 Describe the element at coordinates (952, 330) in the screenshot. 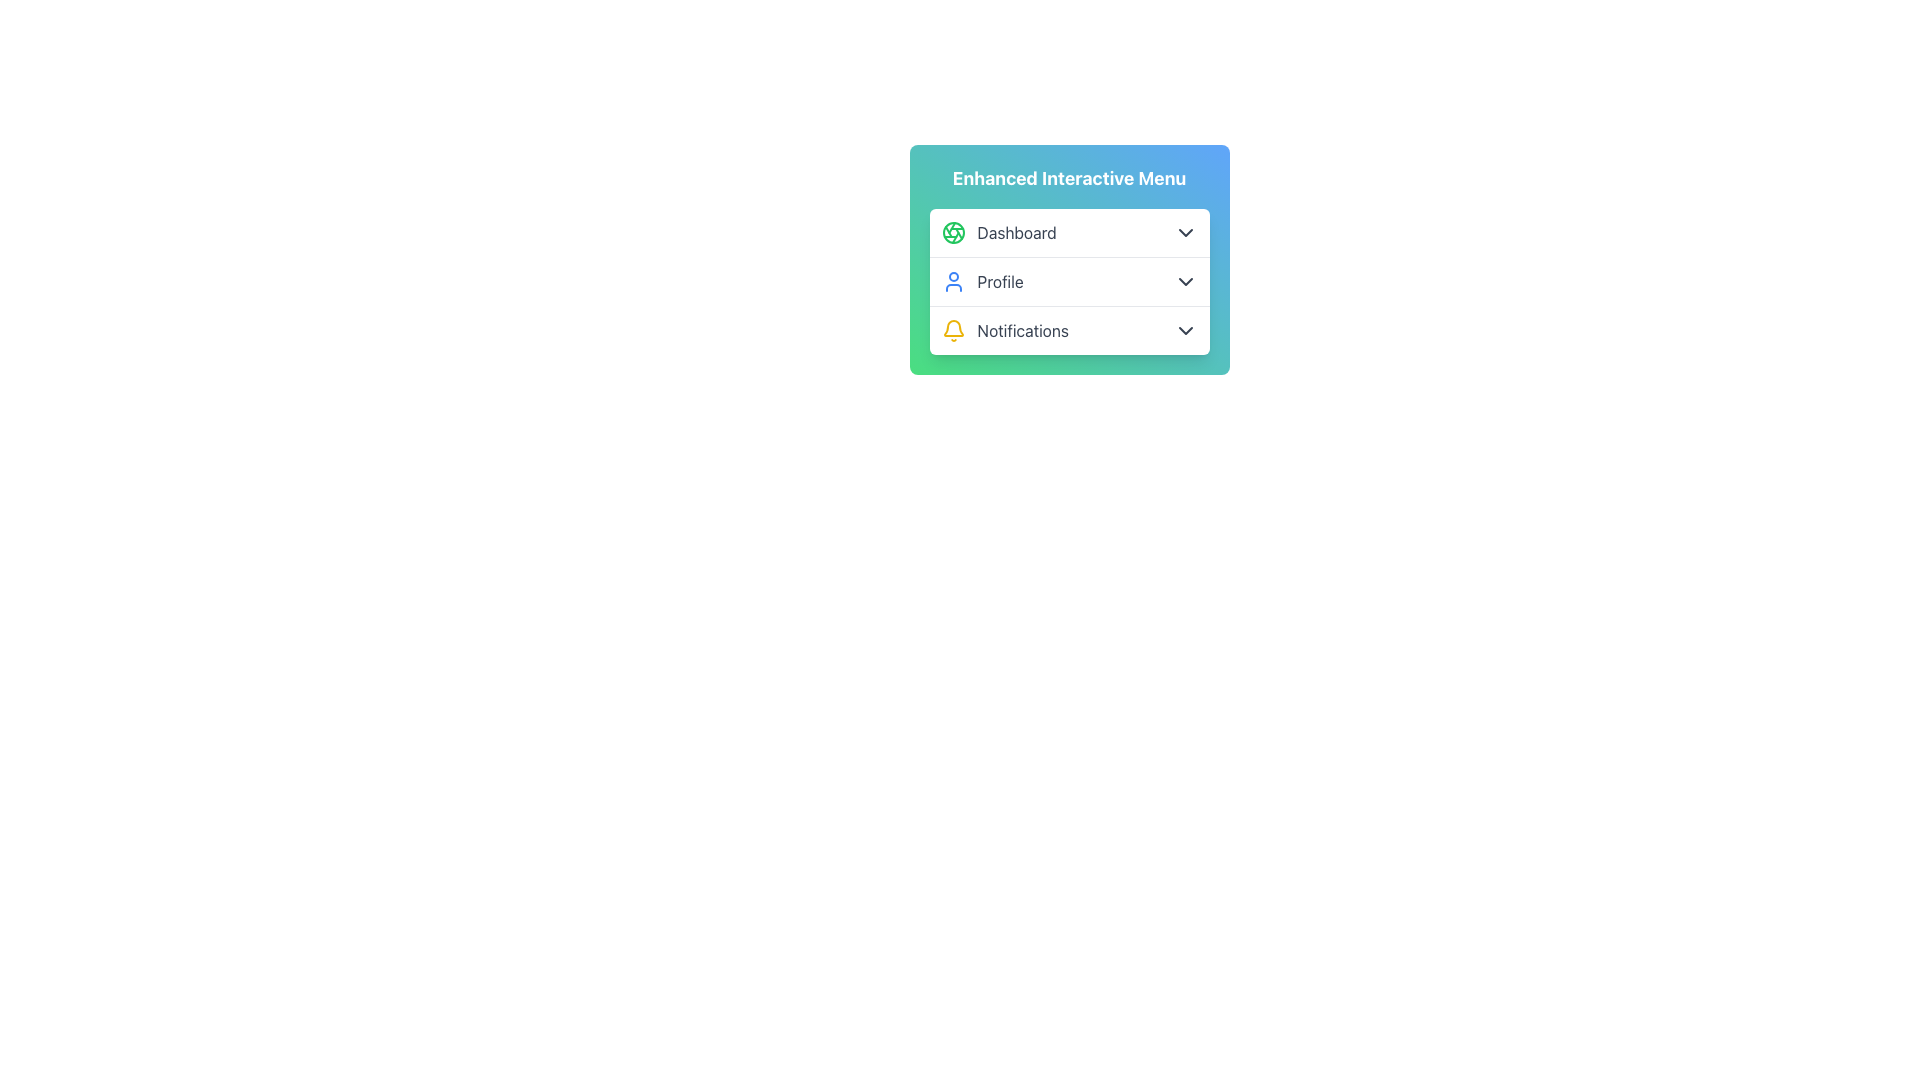

I see `the notifications icon located as the leftmost item in the bottom group of the vertical menu, adjacent to the label 'Notifications'` at that location.